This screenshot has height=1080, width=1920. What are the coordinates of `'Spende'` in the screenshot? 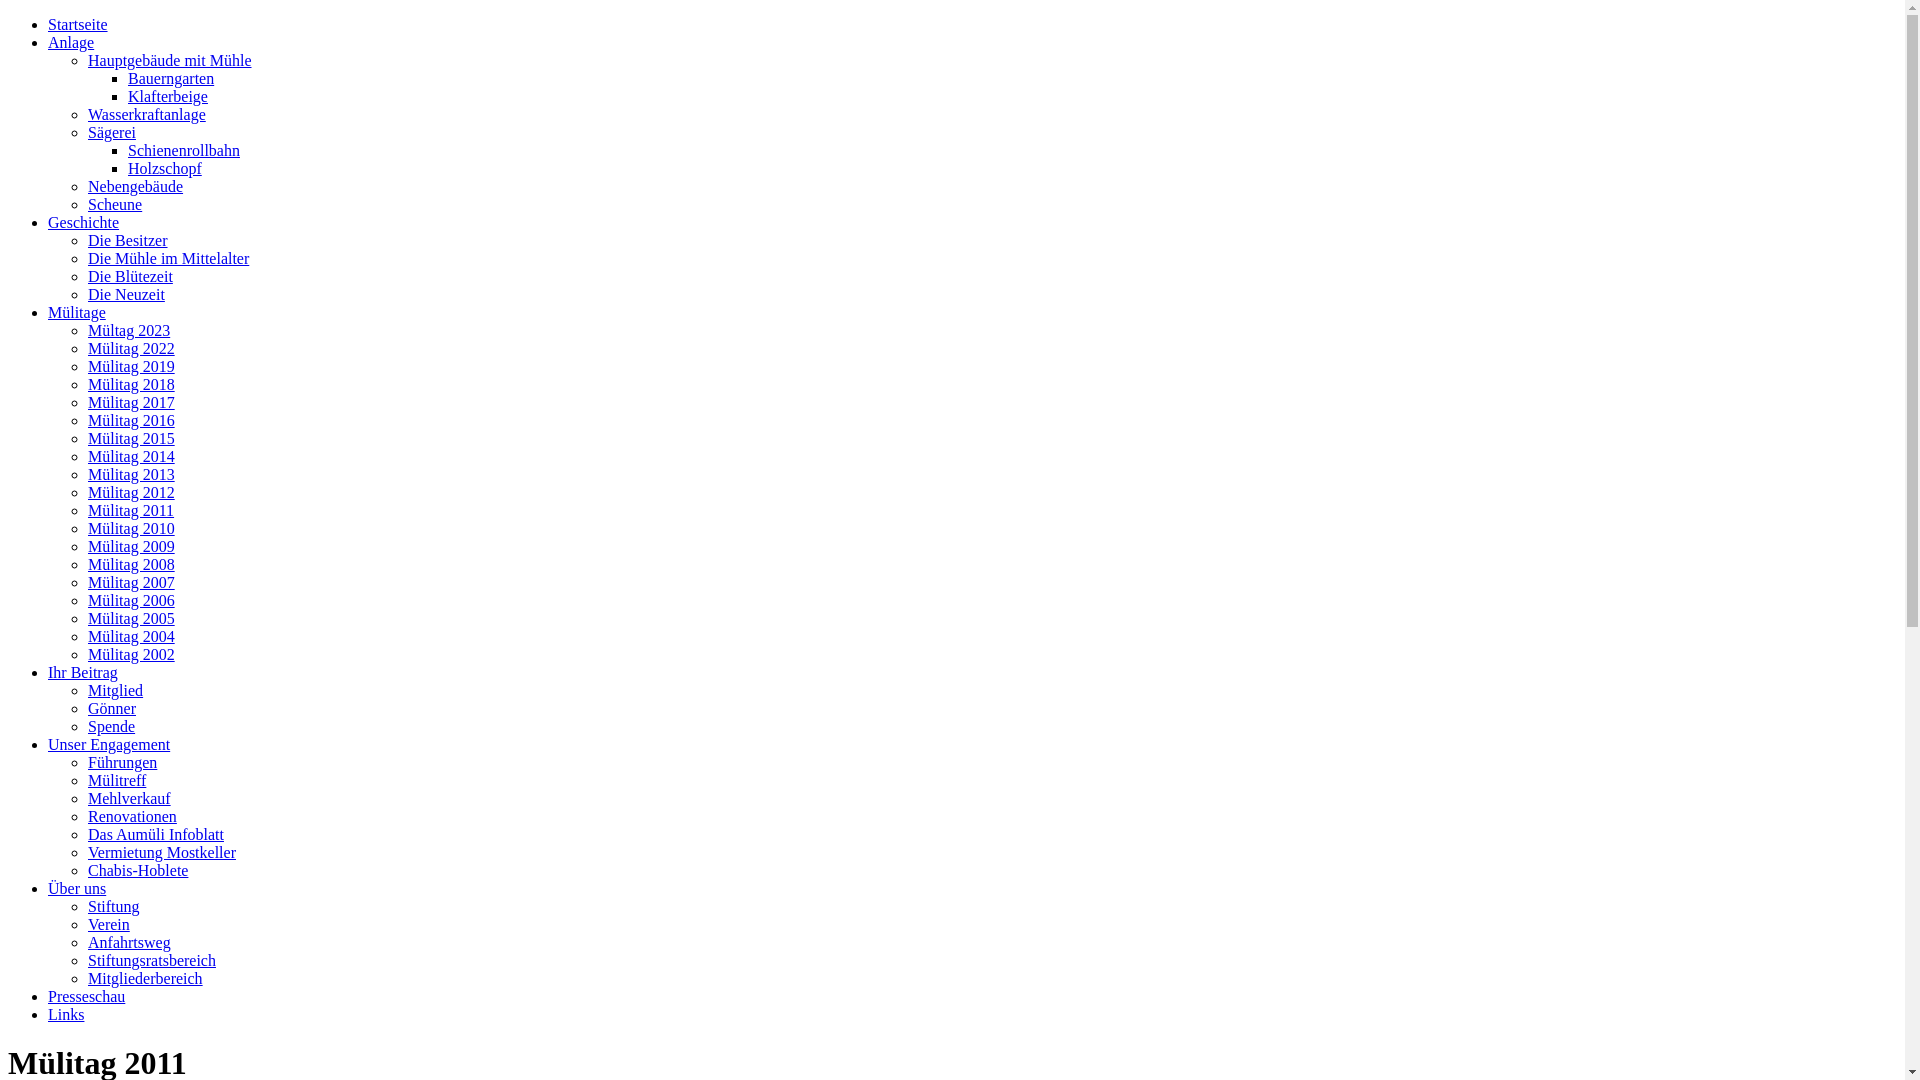 It's located at (86, 726).